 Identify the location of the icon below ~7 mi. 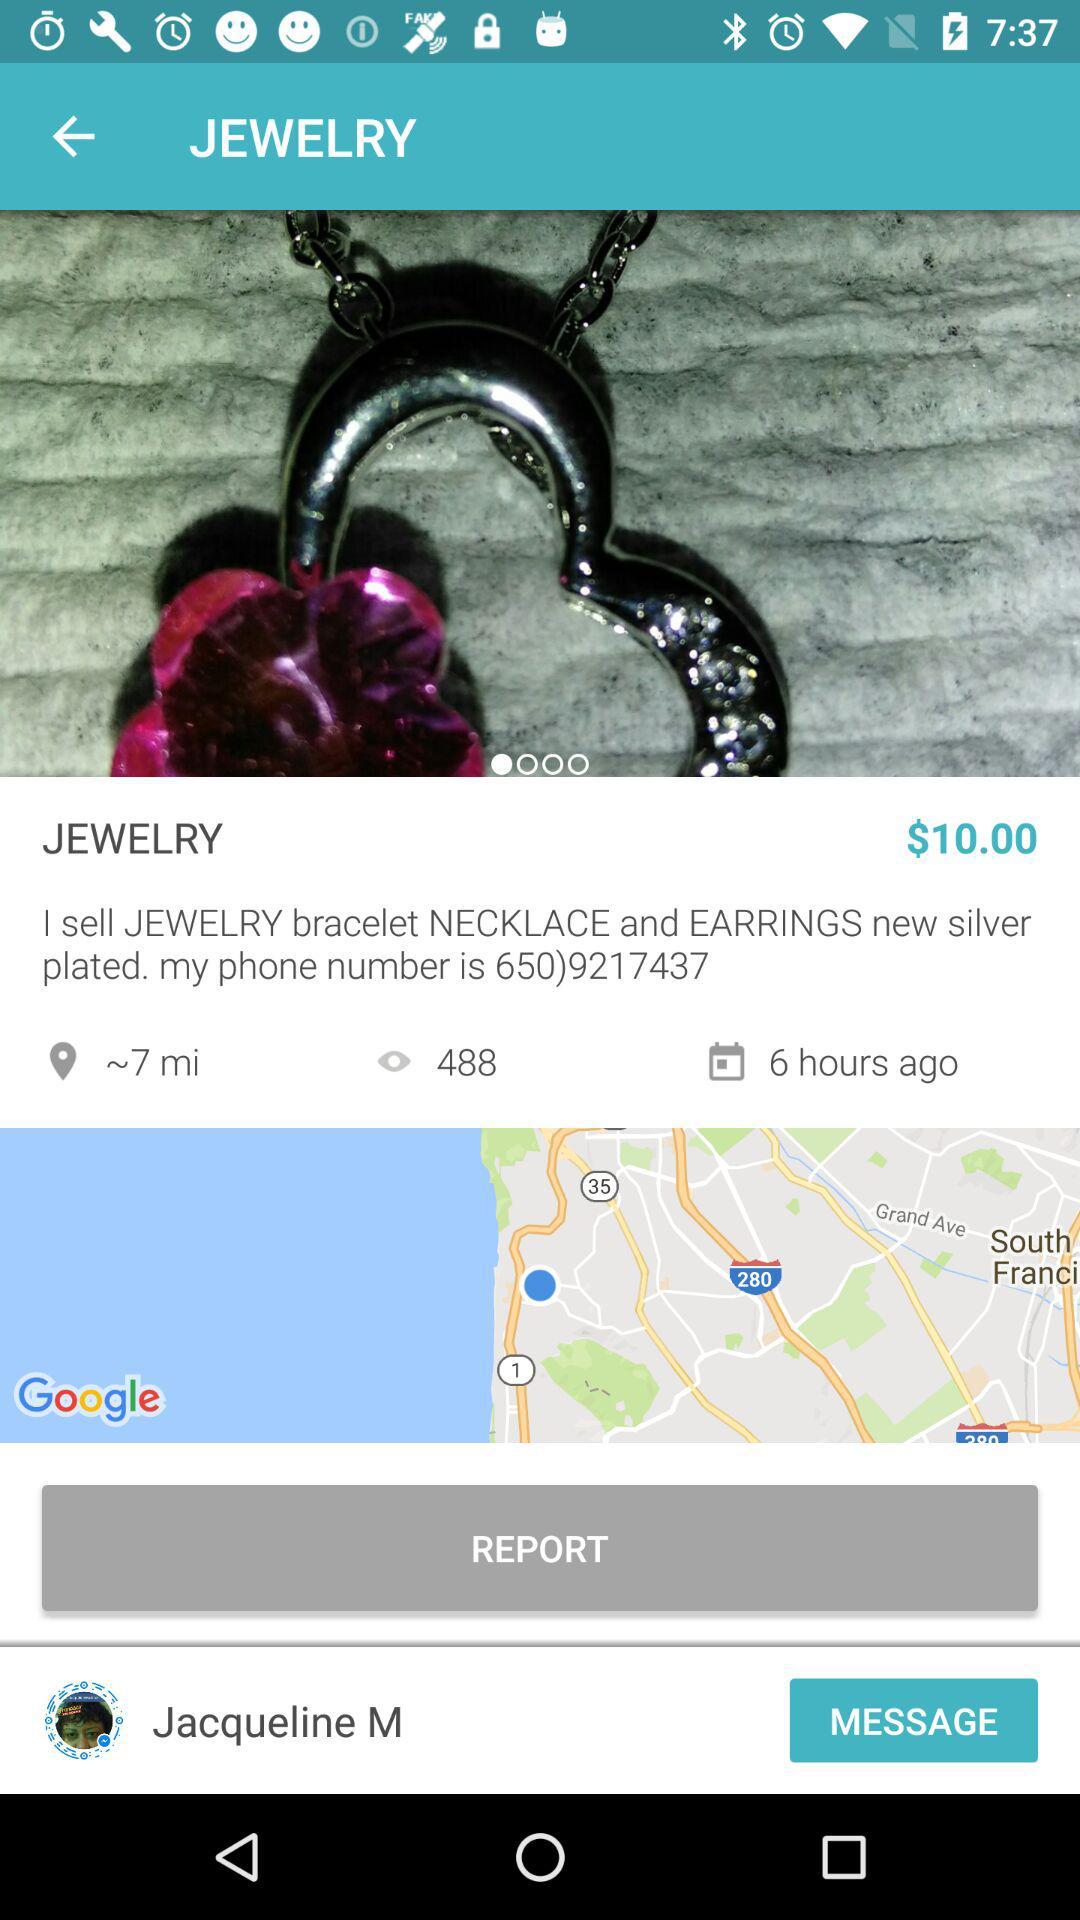
(540, 1285).